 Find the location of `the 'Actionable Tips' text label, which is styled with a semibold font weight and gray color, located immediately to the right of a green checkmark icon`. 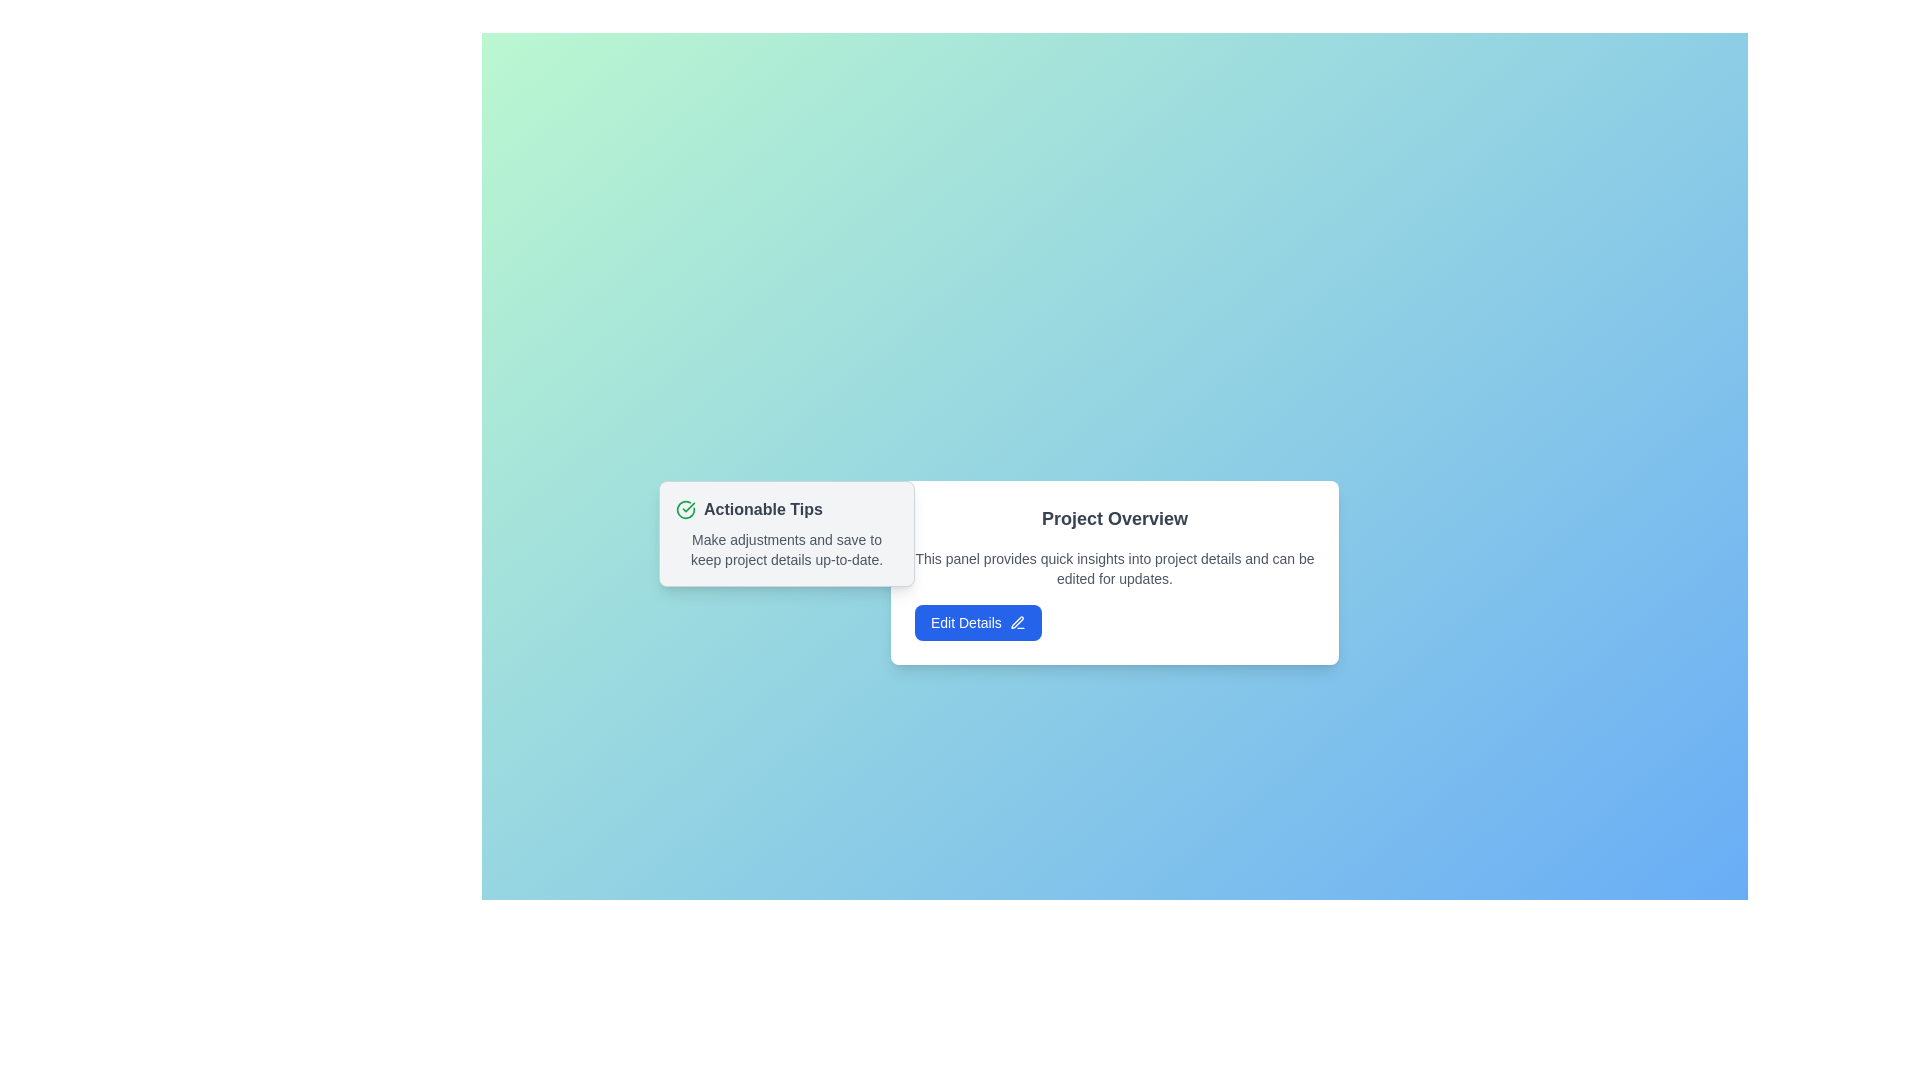

the 'Actionable Tips' text label, which is styled with a semibold font weight and gray color, located immediately to the right of a green checkmark icon is located at coordinates (762, 508).